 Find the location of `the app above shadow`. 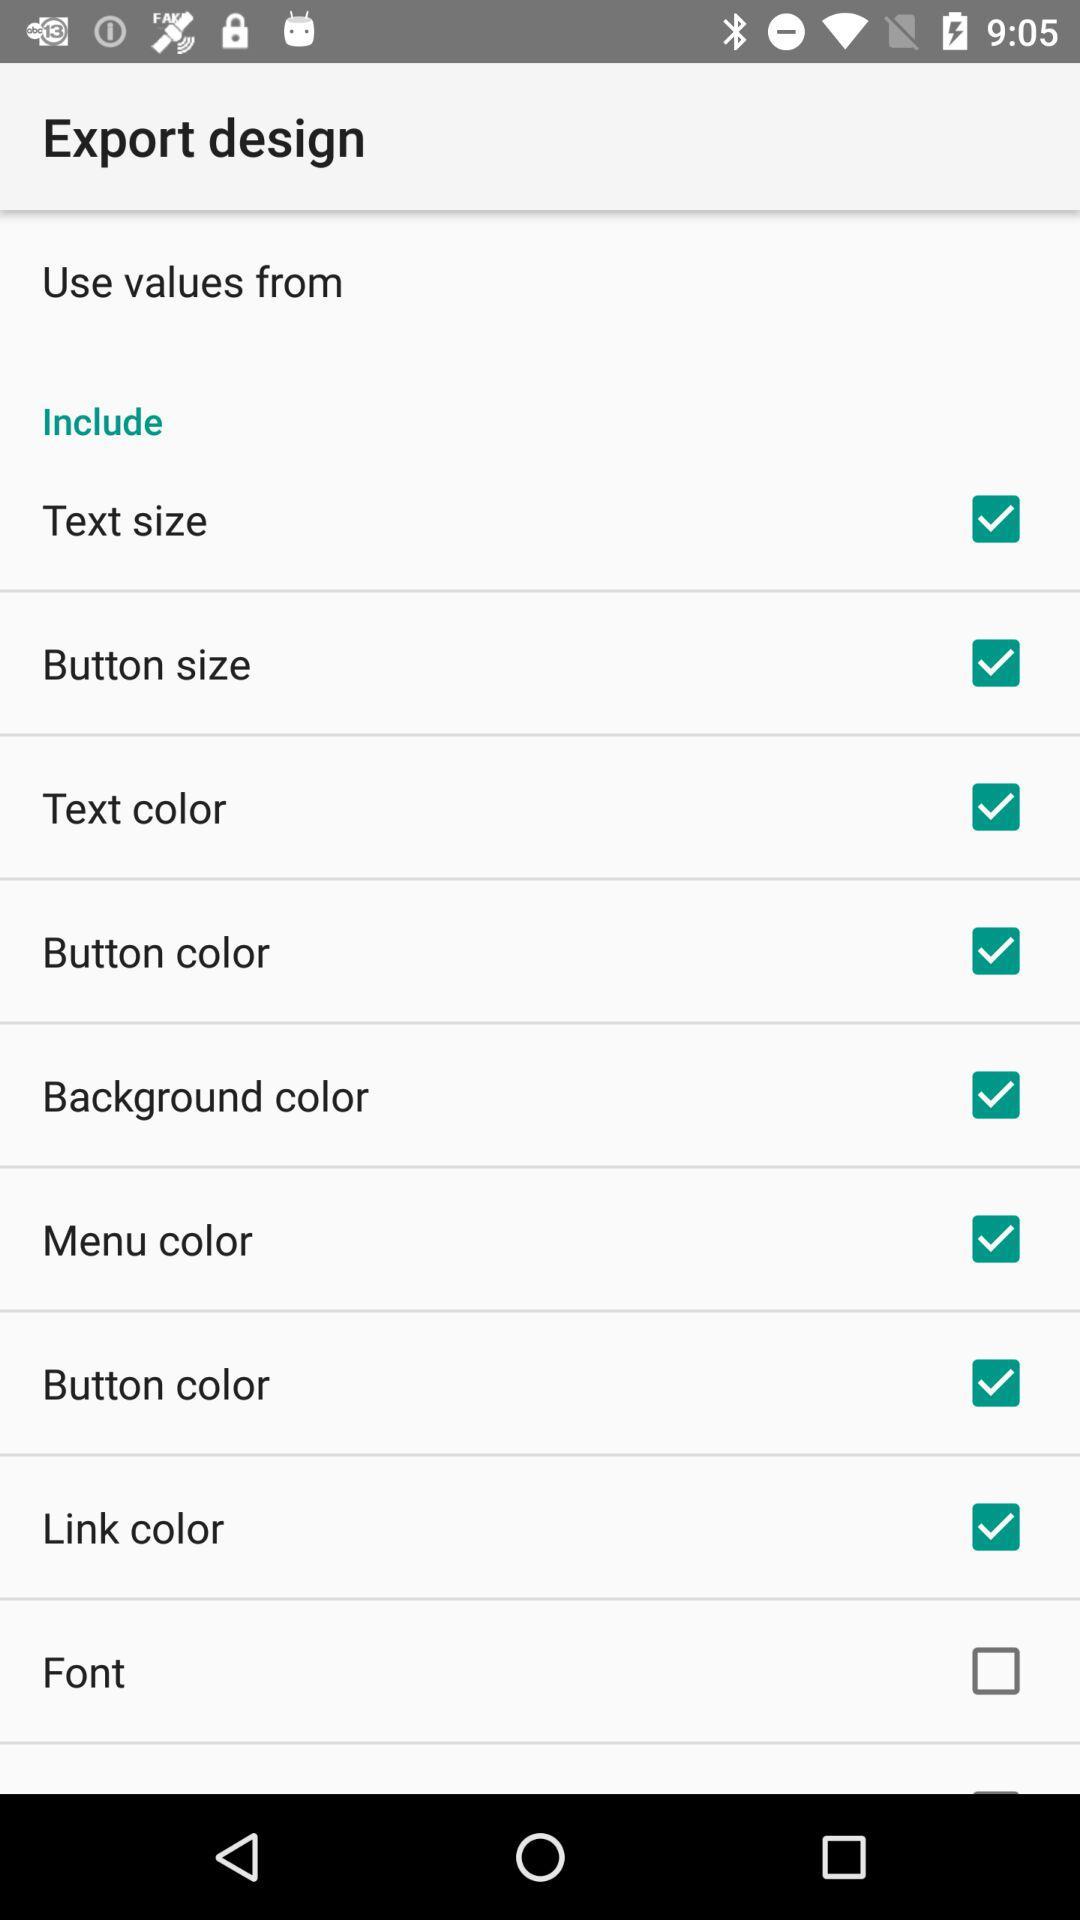

the app above shadow is located at coordinates (82, 1670).